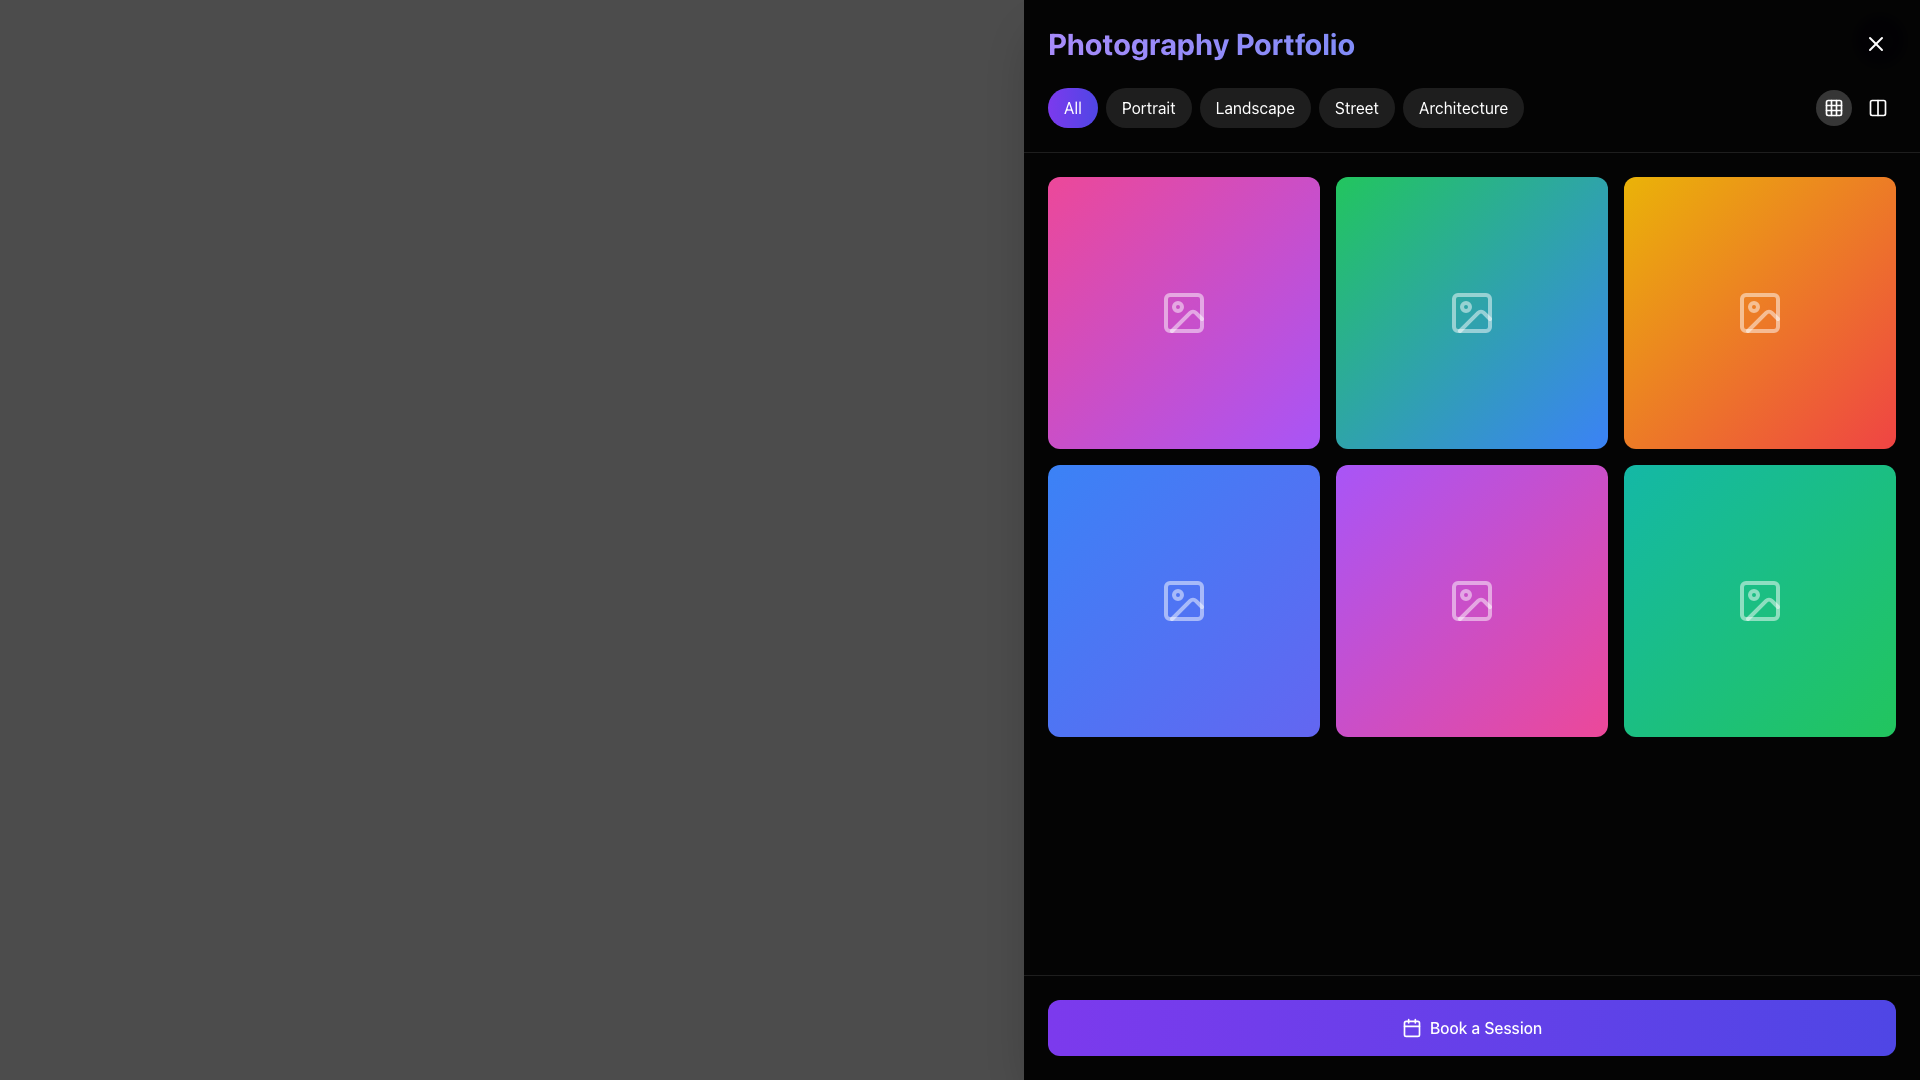 The image size is (1920, 1080). What do you see at coordinates (1472, 108) in the screenshot?
I see `the 'Architecture' button in the Interactive button group located beneath the title 'Photography Portfolio' to filter content by the Architecture category` at bounding box center [1472, 108].